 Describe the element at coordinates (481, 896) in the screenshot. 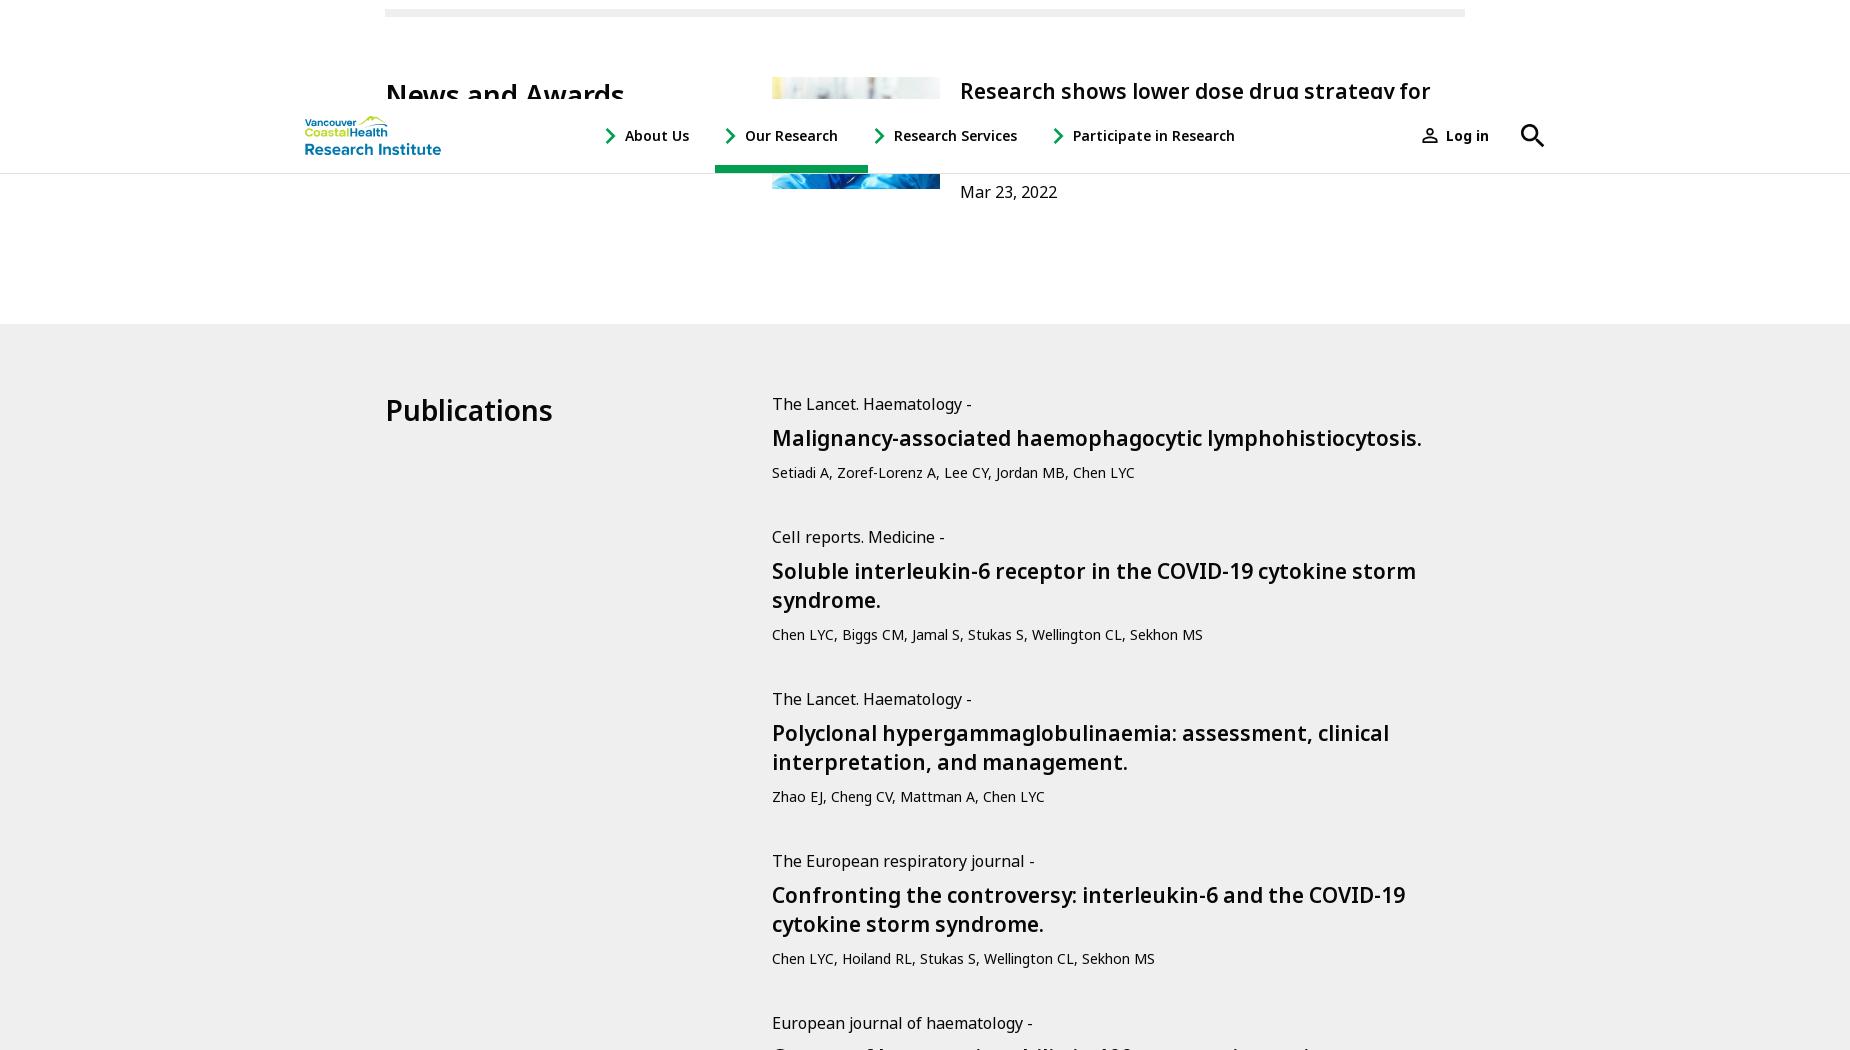

I see `'© 2023 VCHRI. All rights reserved.'` at that location.